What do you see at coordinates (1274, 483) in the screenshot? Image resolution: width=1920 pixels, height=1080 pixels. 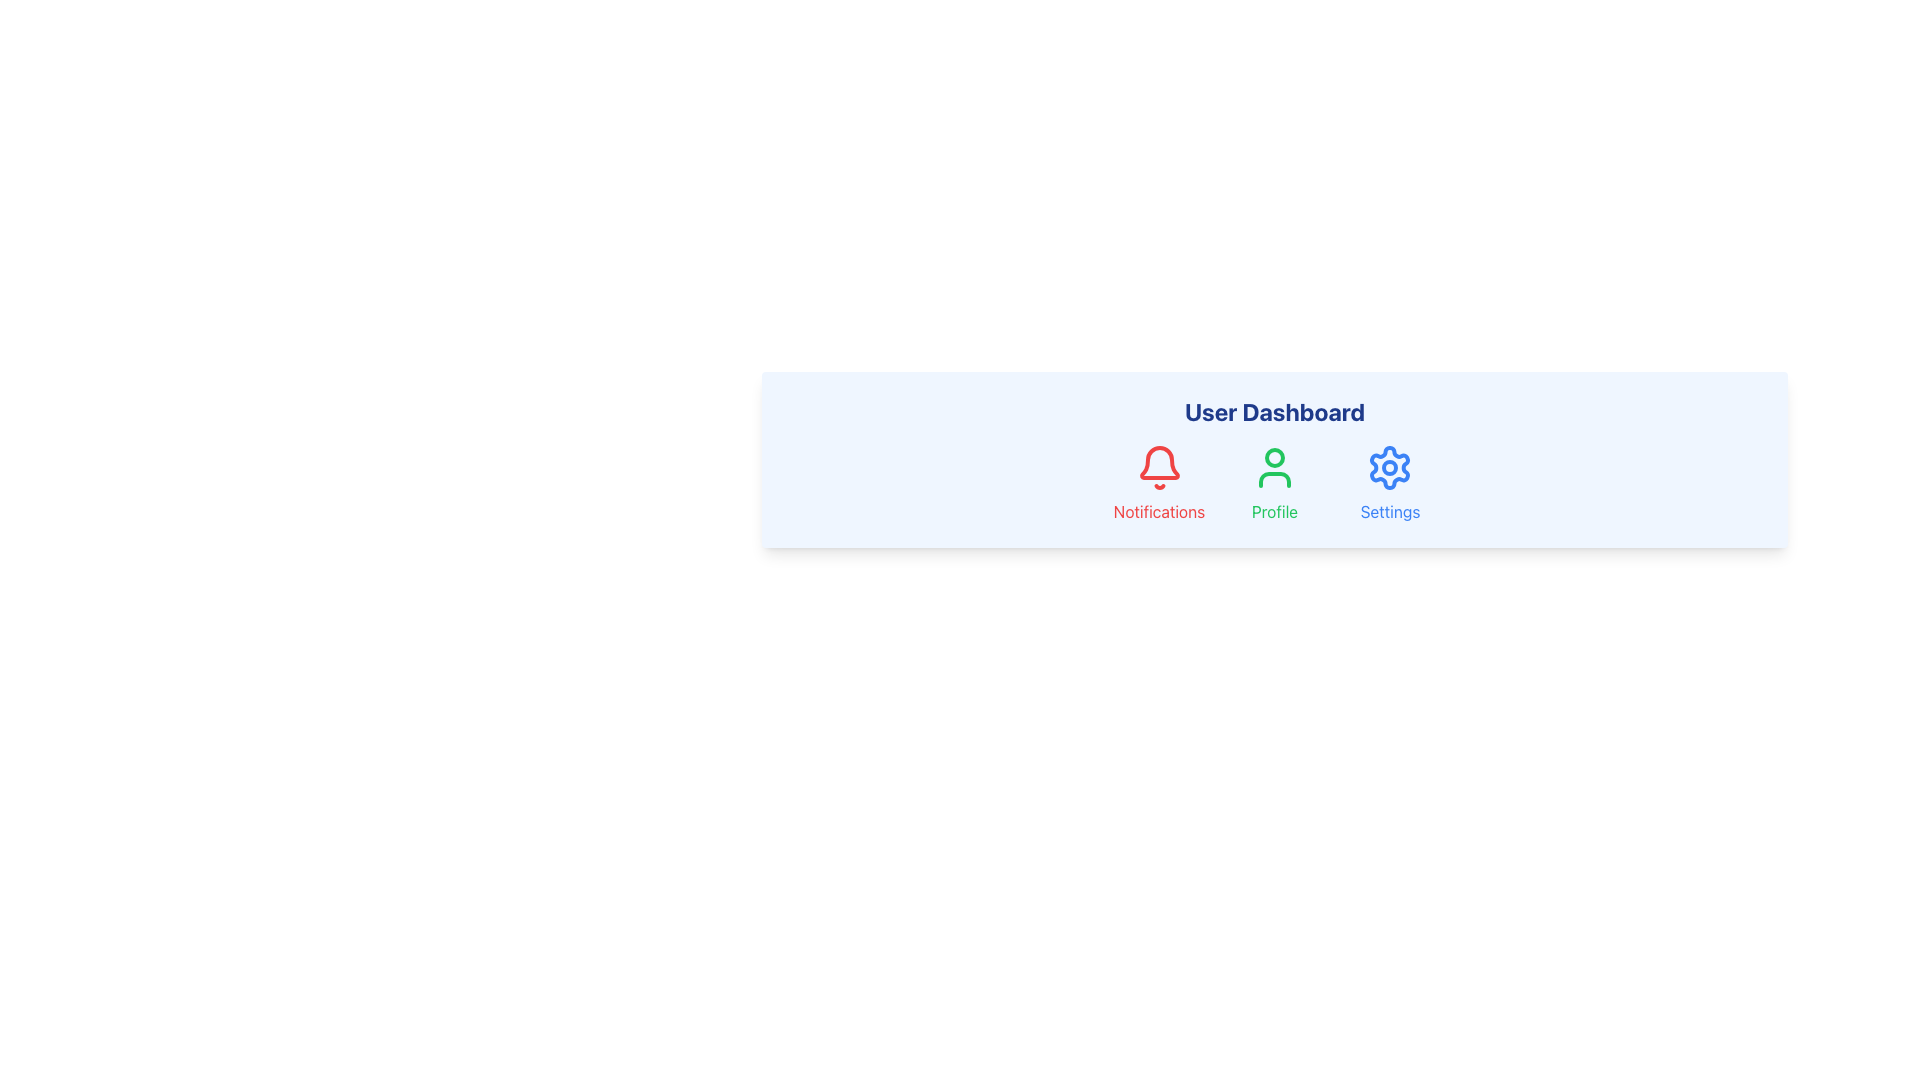 I see `the 'Profile' icon and label in the User Dashboard` at bounding box center [1274, 483].